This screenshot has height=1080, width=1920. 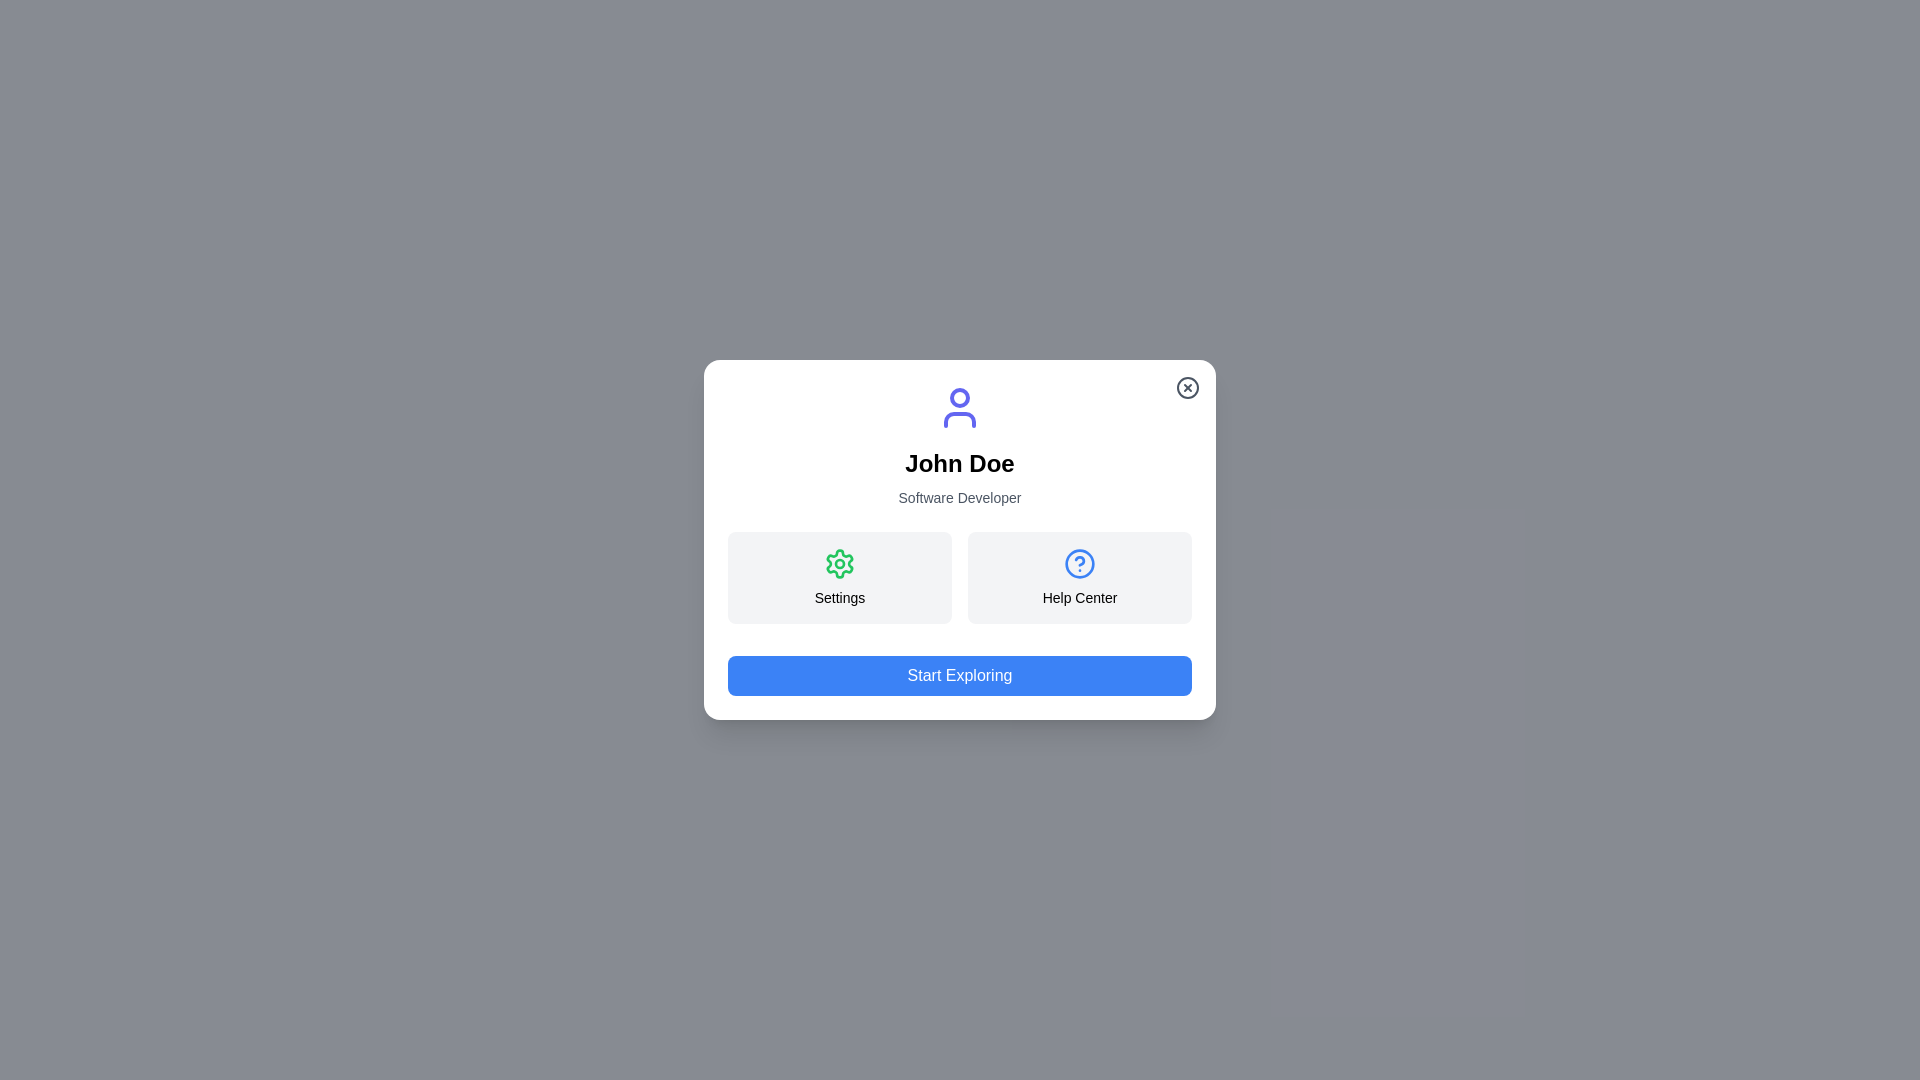 What do you see at coordinates (840, 563) in the screenshot?
I see `the green cog icon representing settings, located in the lower left quadrant of the card interface` at bounding box center [840, 563].